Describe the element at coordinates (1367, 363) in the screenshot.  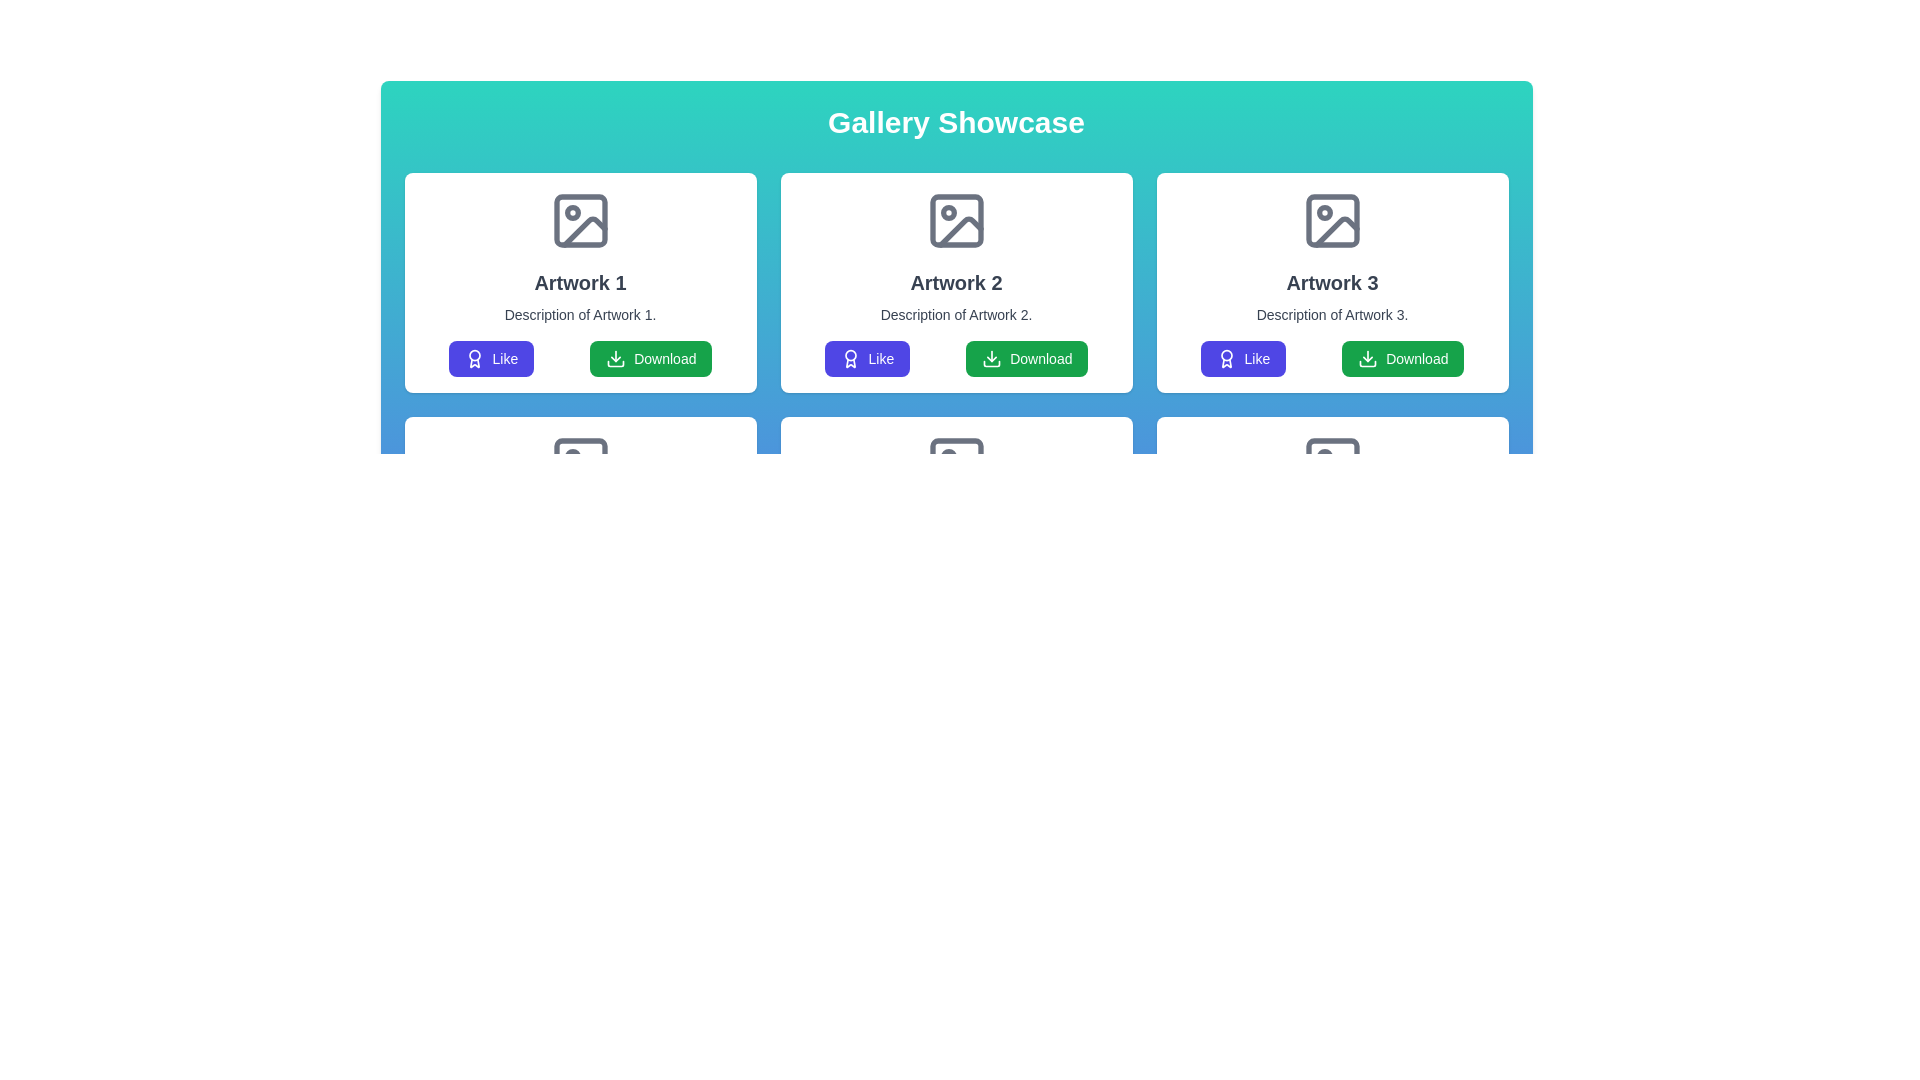
I see `the bottom part of the SVG icon within the 'Download' button under the 'Artwork 3' card` at that location.